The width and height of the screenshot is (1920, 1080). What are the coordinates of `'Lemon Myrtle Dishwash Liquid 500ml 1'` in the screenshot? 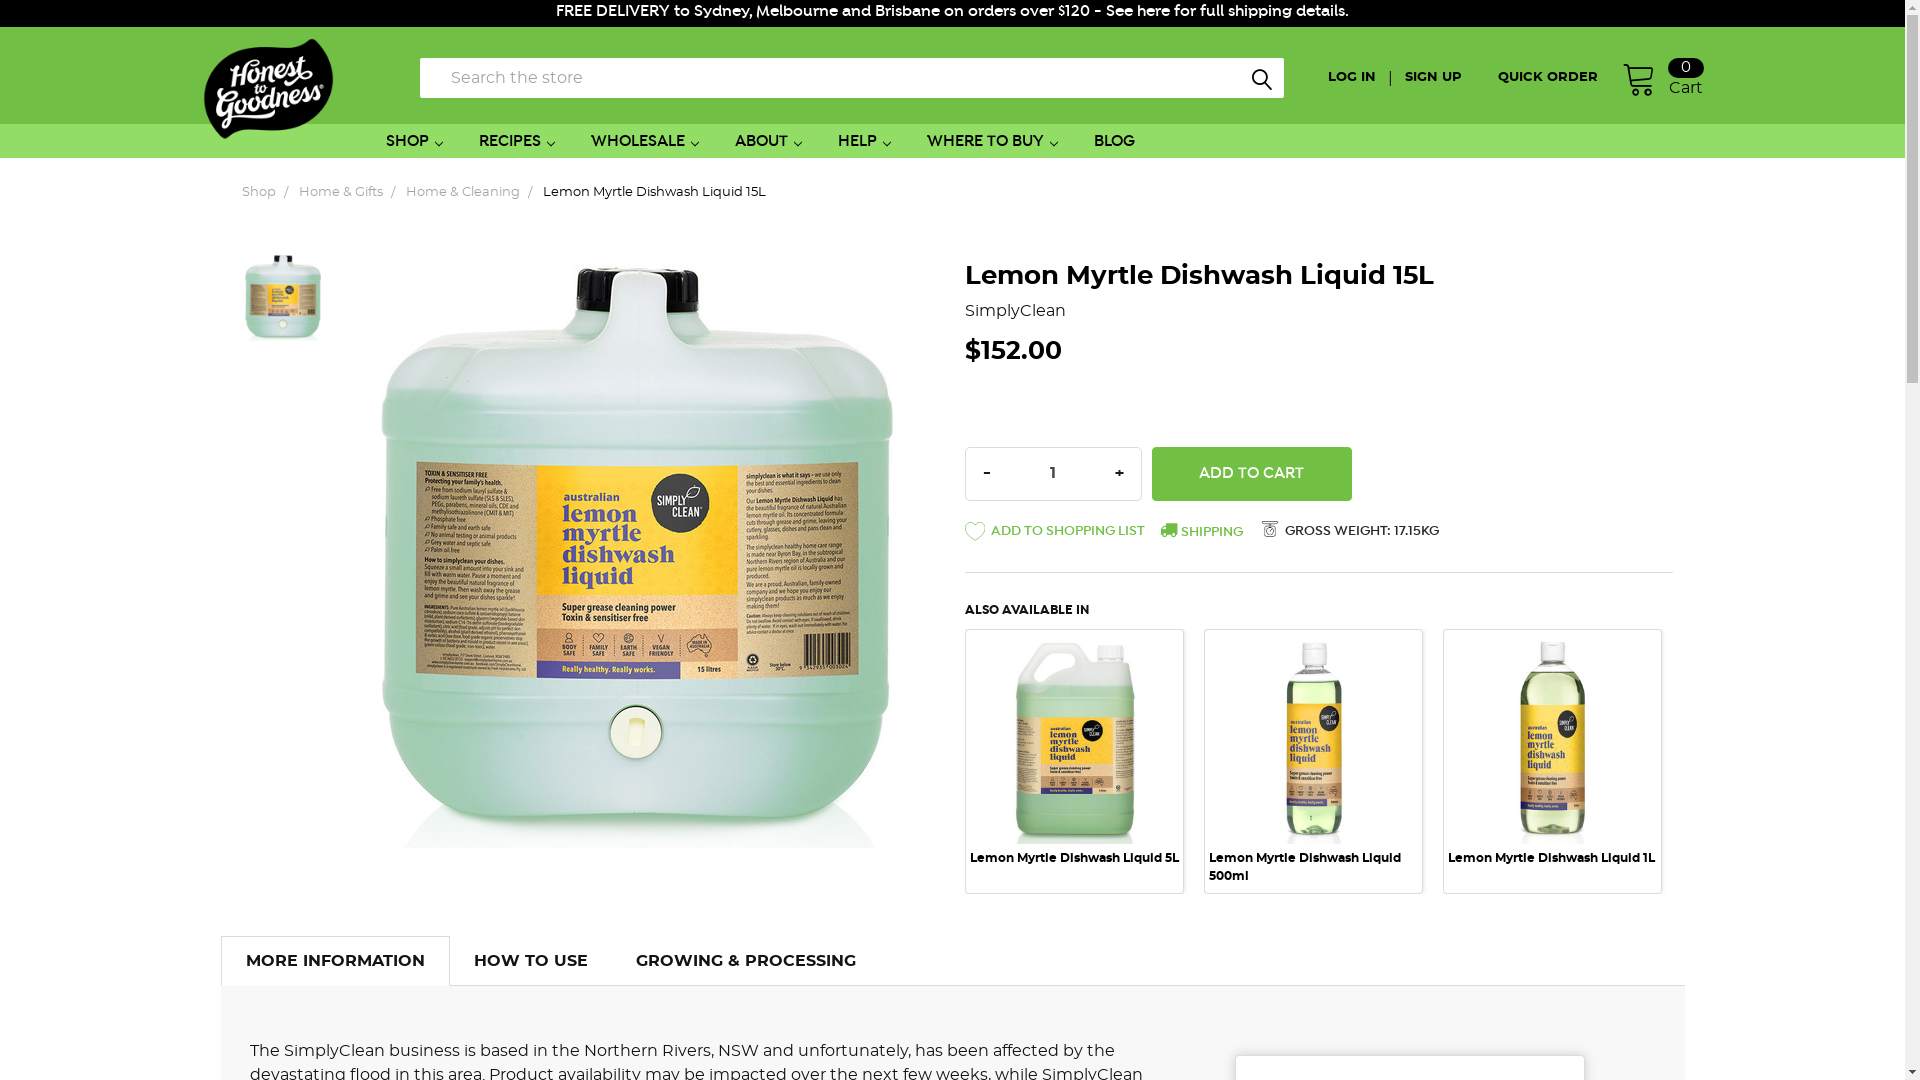 It's located at (1313, 739).